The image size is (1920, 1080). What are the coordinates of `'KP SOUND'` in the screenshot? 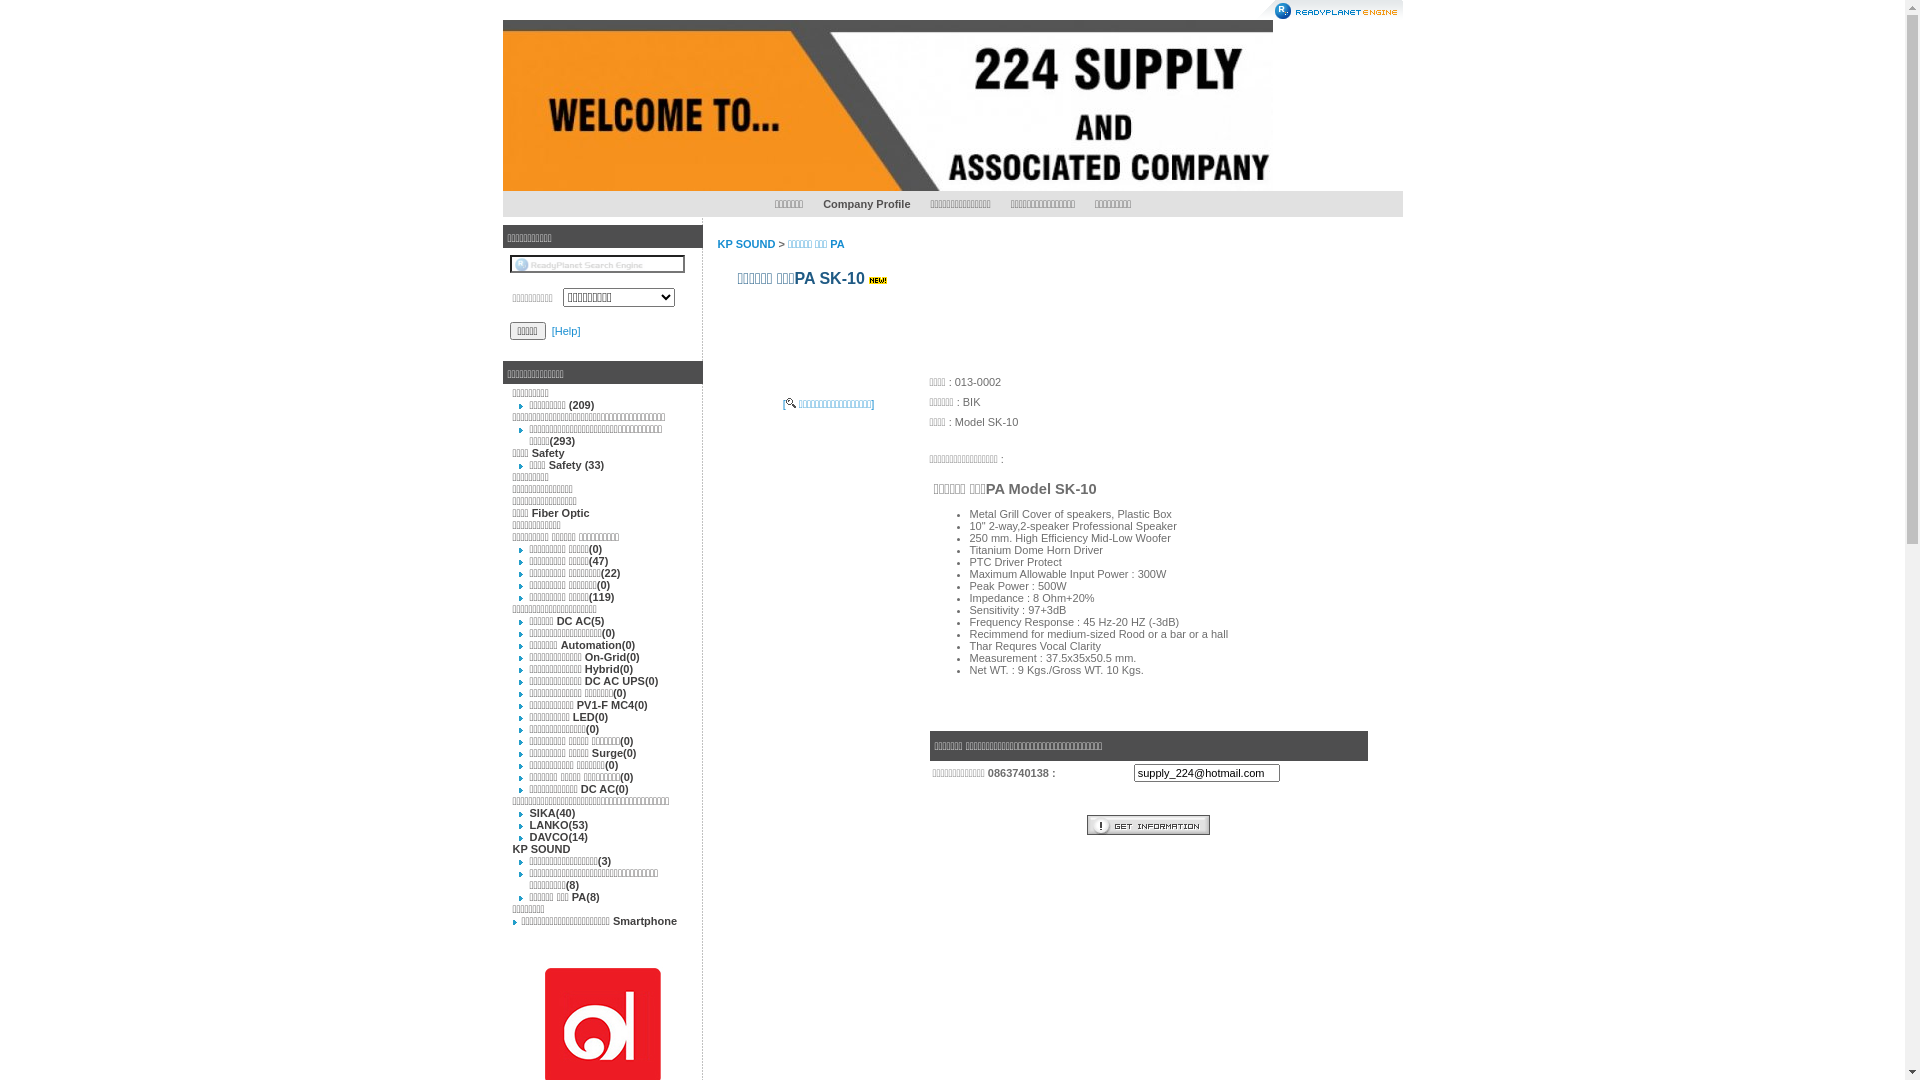 It's located at (746, 242).